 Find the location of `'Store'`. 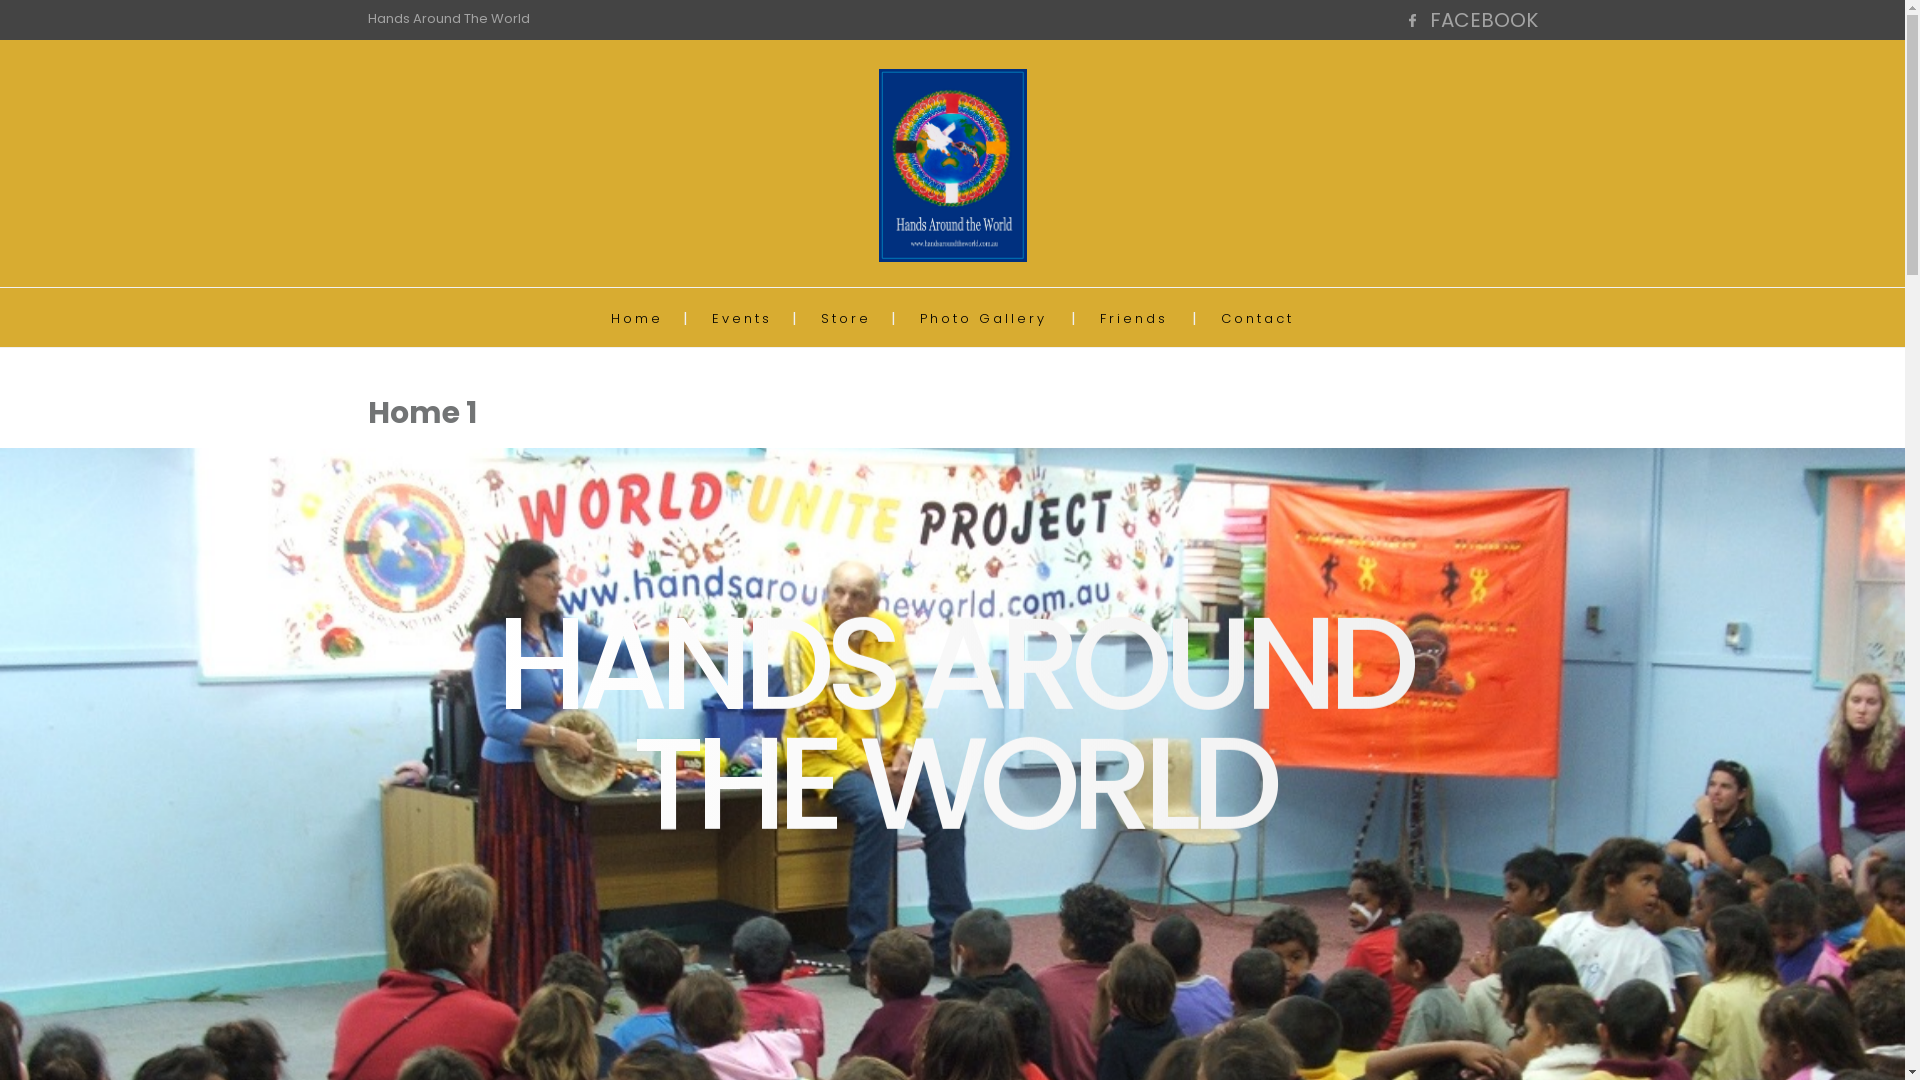

'Store' is located at coordinates (820, 317).